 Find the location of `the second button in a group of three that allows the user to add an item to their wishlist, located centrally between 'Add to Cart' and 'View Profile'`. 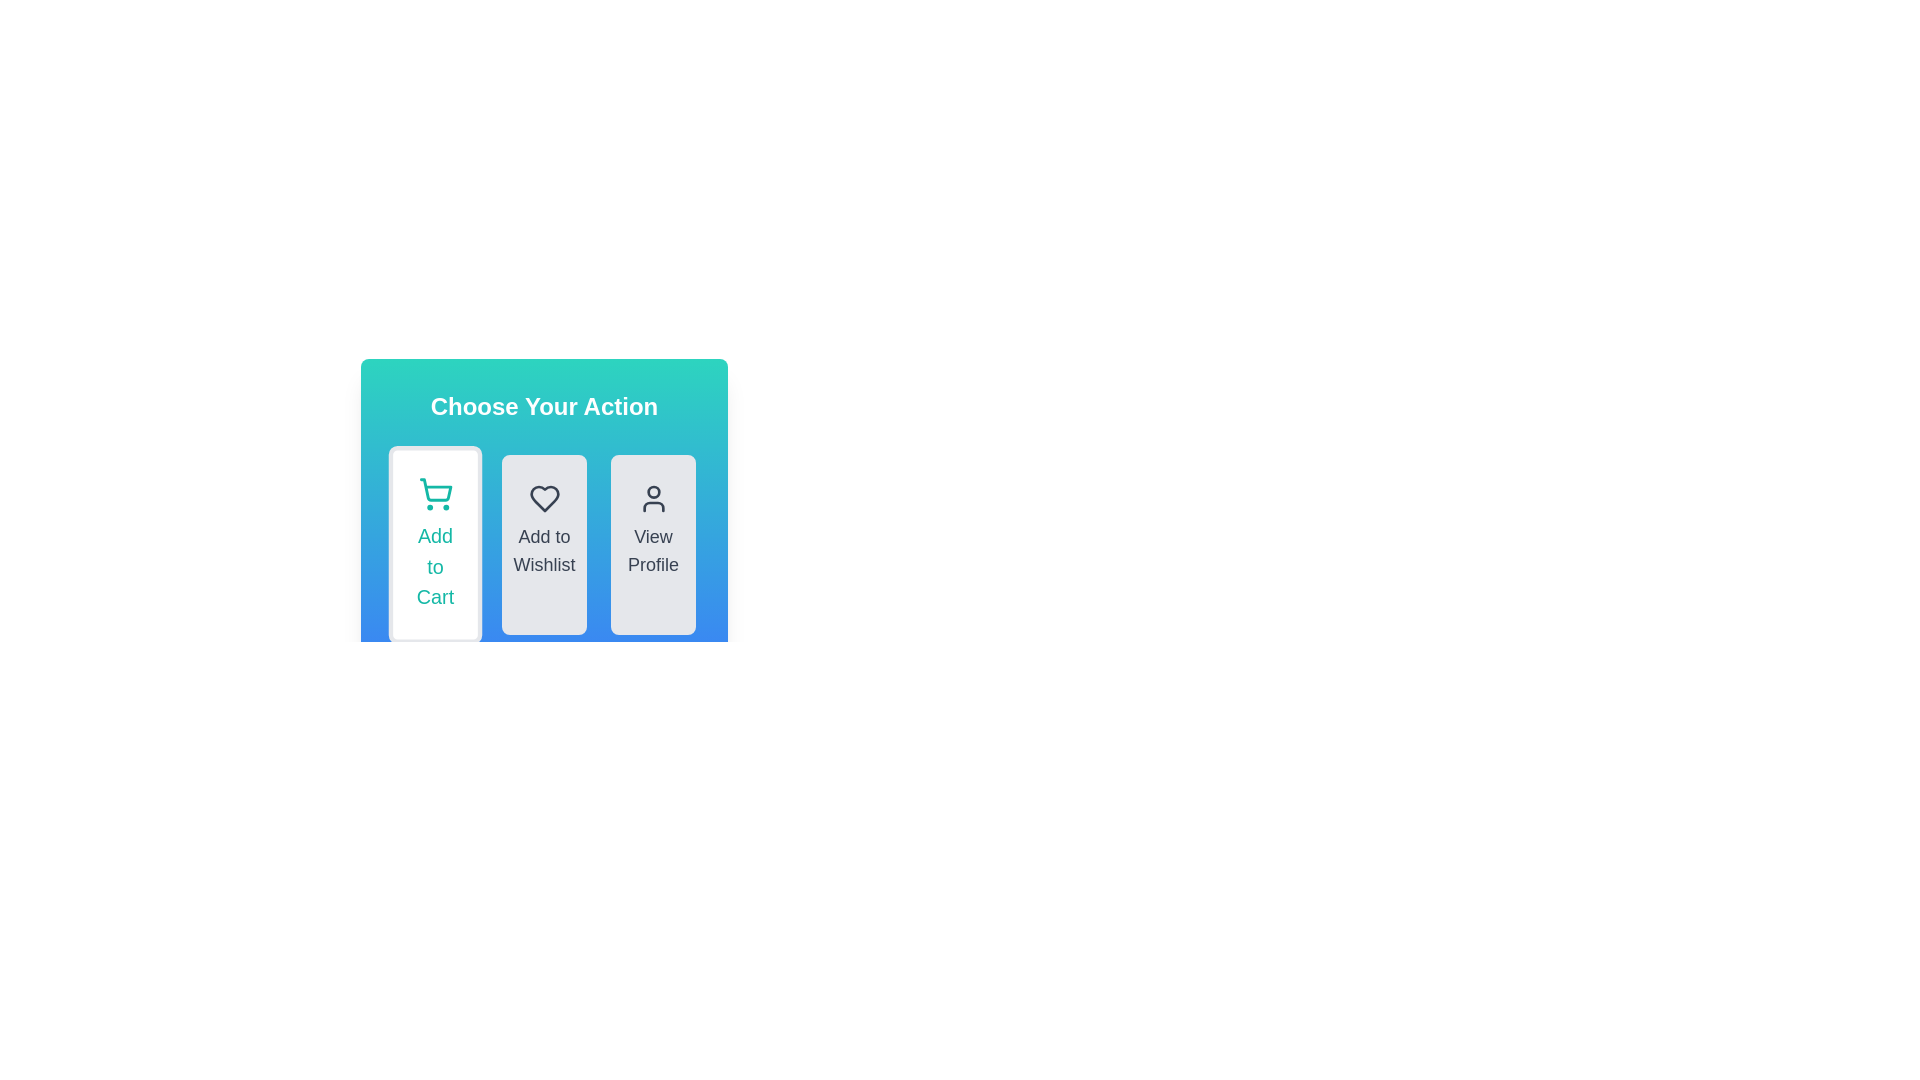

the second button in a group of three that allows the user to add an item to their wishlist, located centrally between 'Add to Cart' and 'View Profile' is located at coordinates (544, 544).